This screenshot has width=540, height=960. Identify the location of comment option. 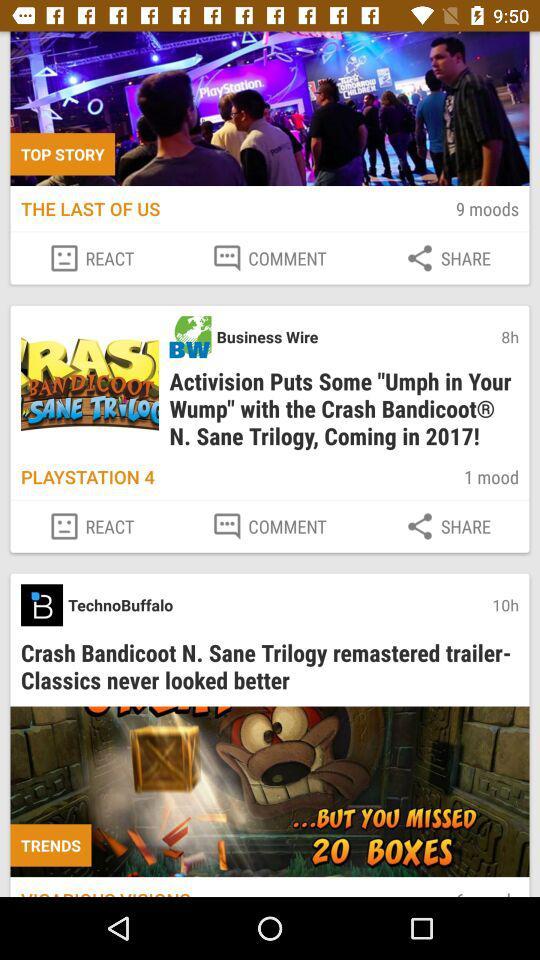
(269, 257).